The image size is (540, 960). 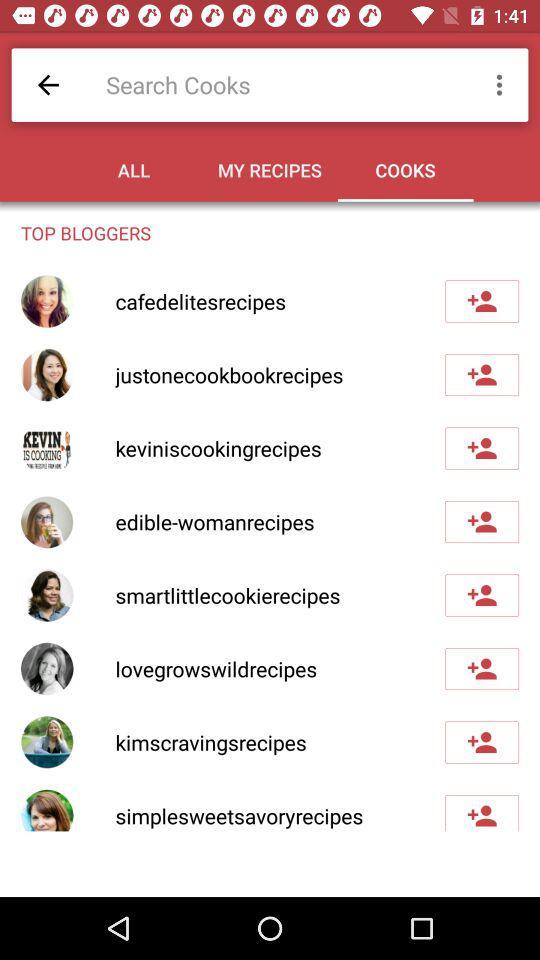 What do you see at coordinates (481, 669) in the screenshot?
I see `as friend` at bounding box center [481, 669].